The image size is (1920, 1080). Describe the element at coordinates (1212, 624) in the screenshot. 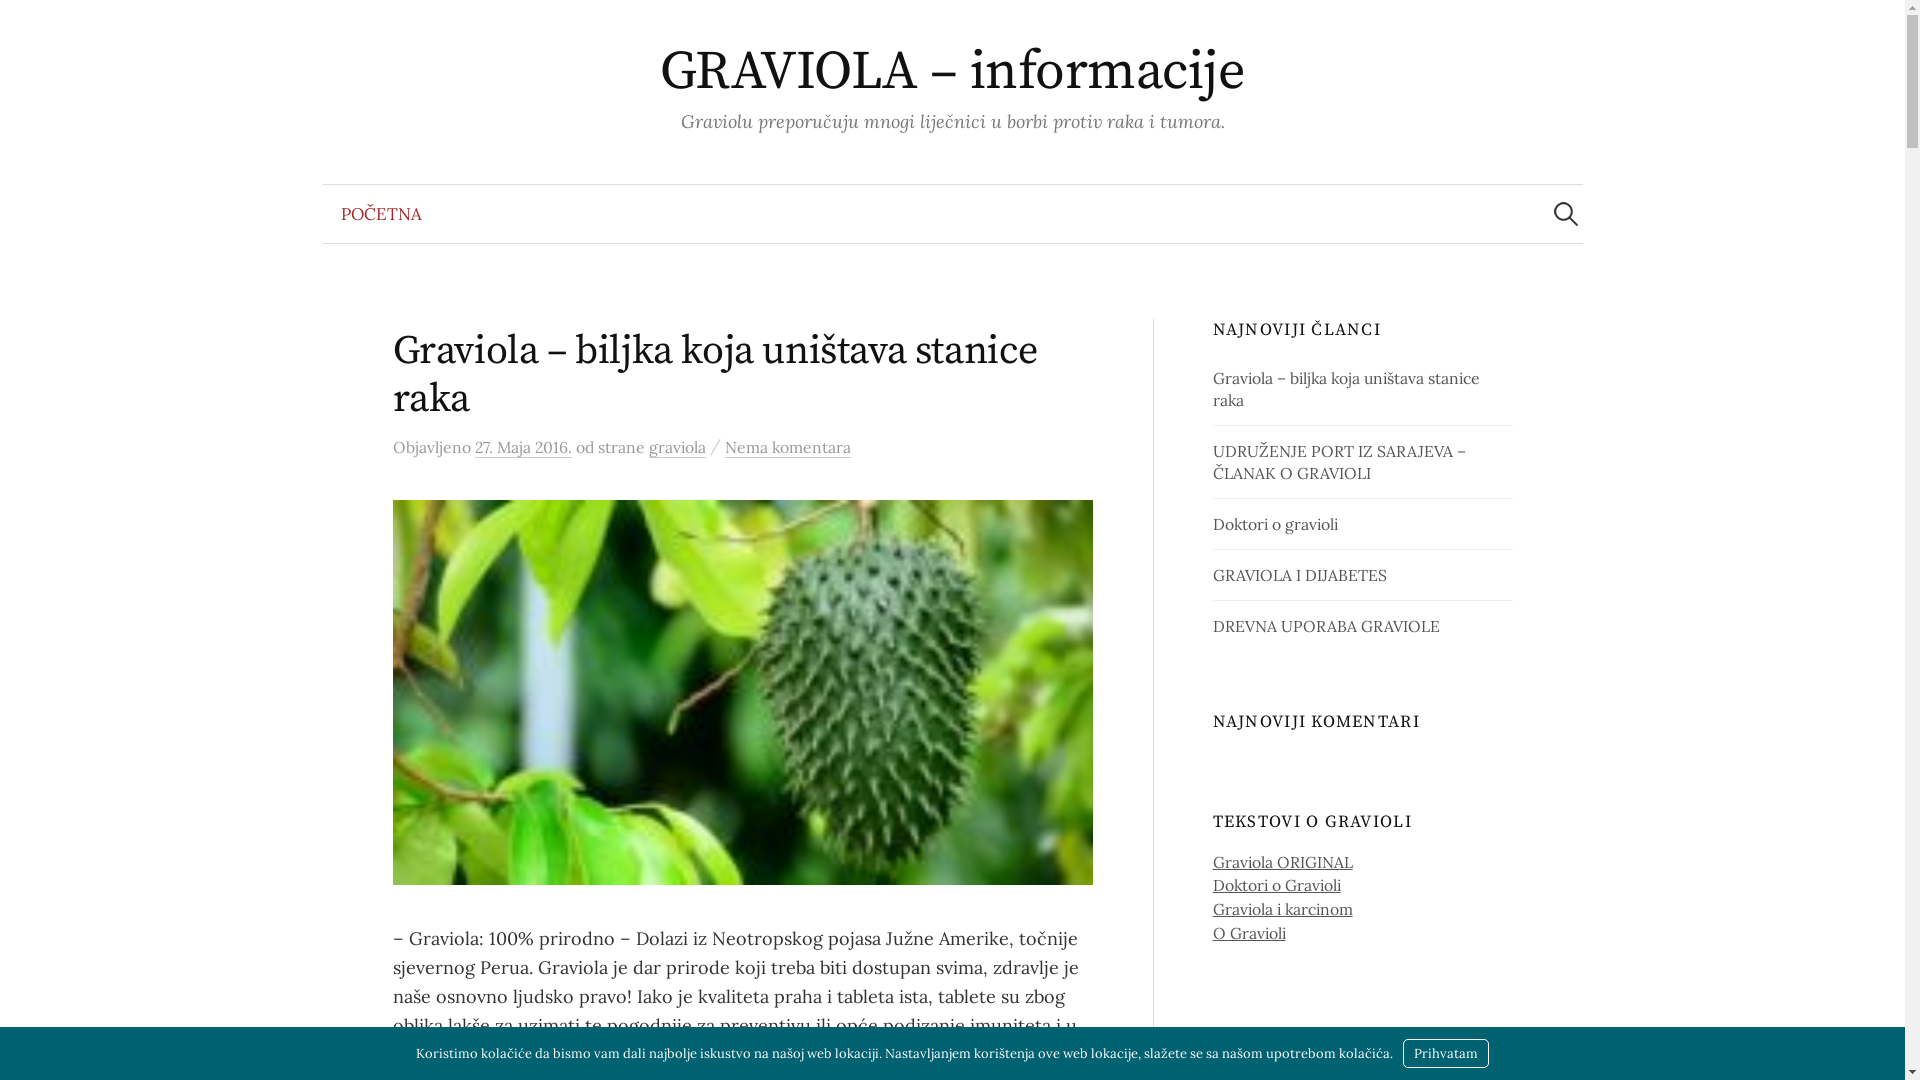

I see `'DREVNA UPORABA GRAVIOLE'` at that location.